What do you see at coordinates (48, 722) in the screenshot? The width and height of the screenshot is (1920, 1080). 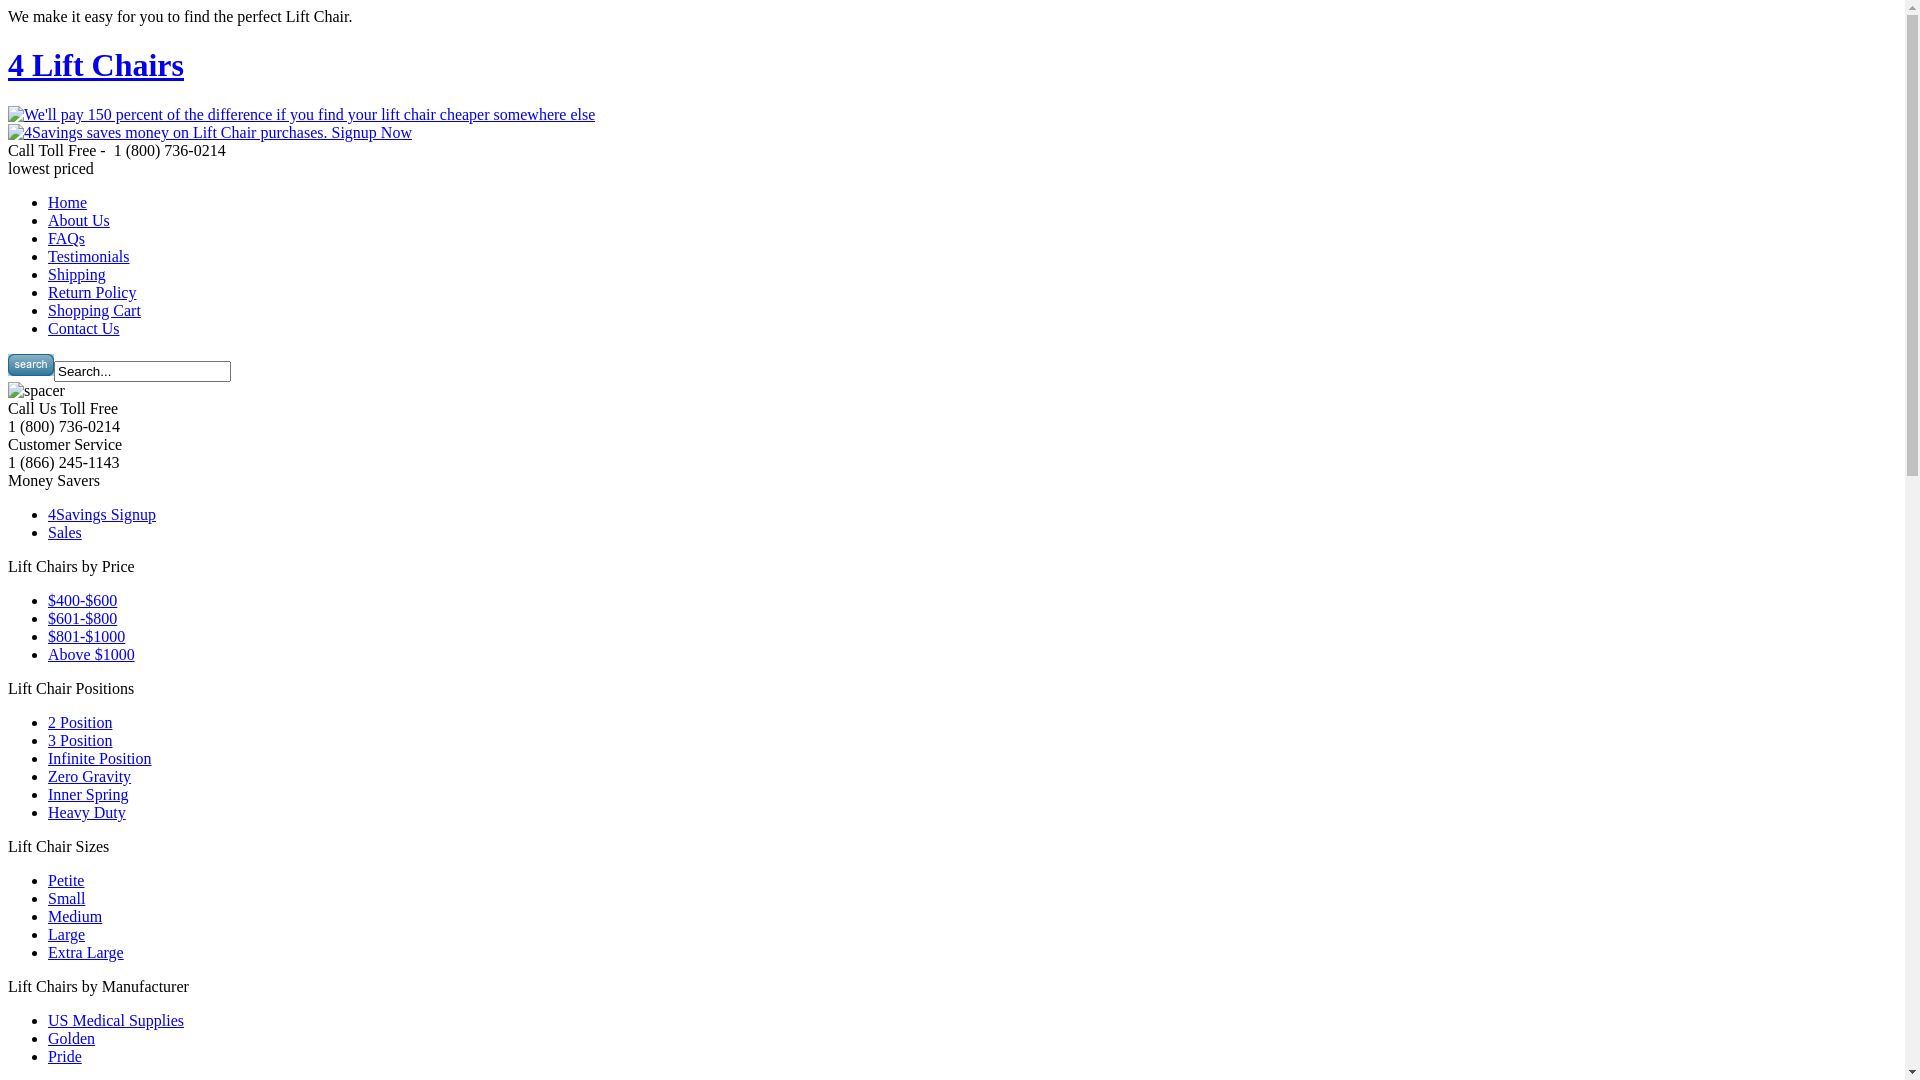 I see `'2 Position'` at bounding box center [48, 722].